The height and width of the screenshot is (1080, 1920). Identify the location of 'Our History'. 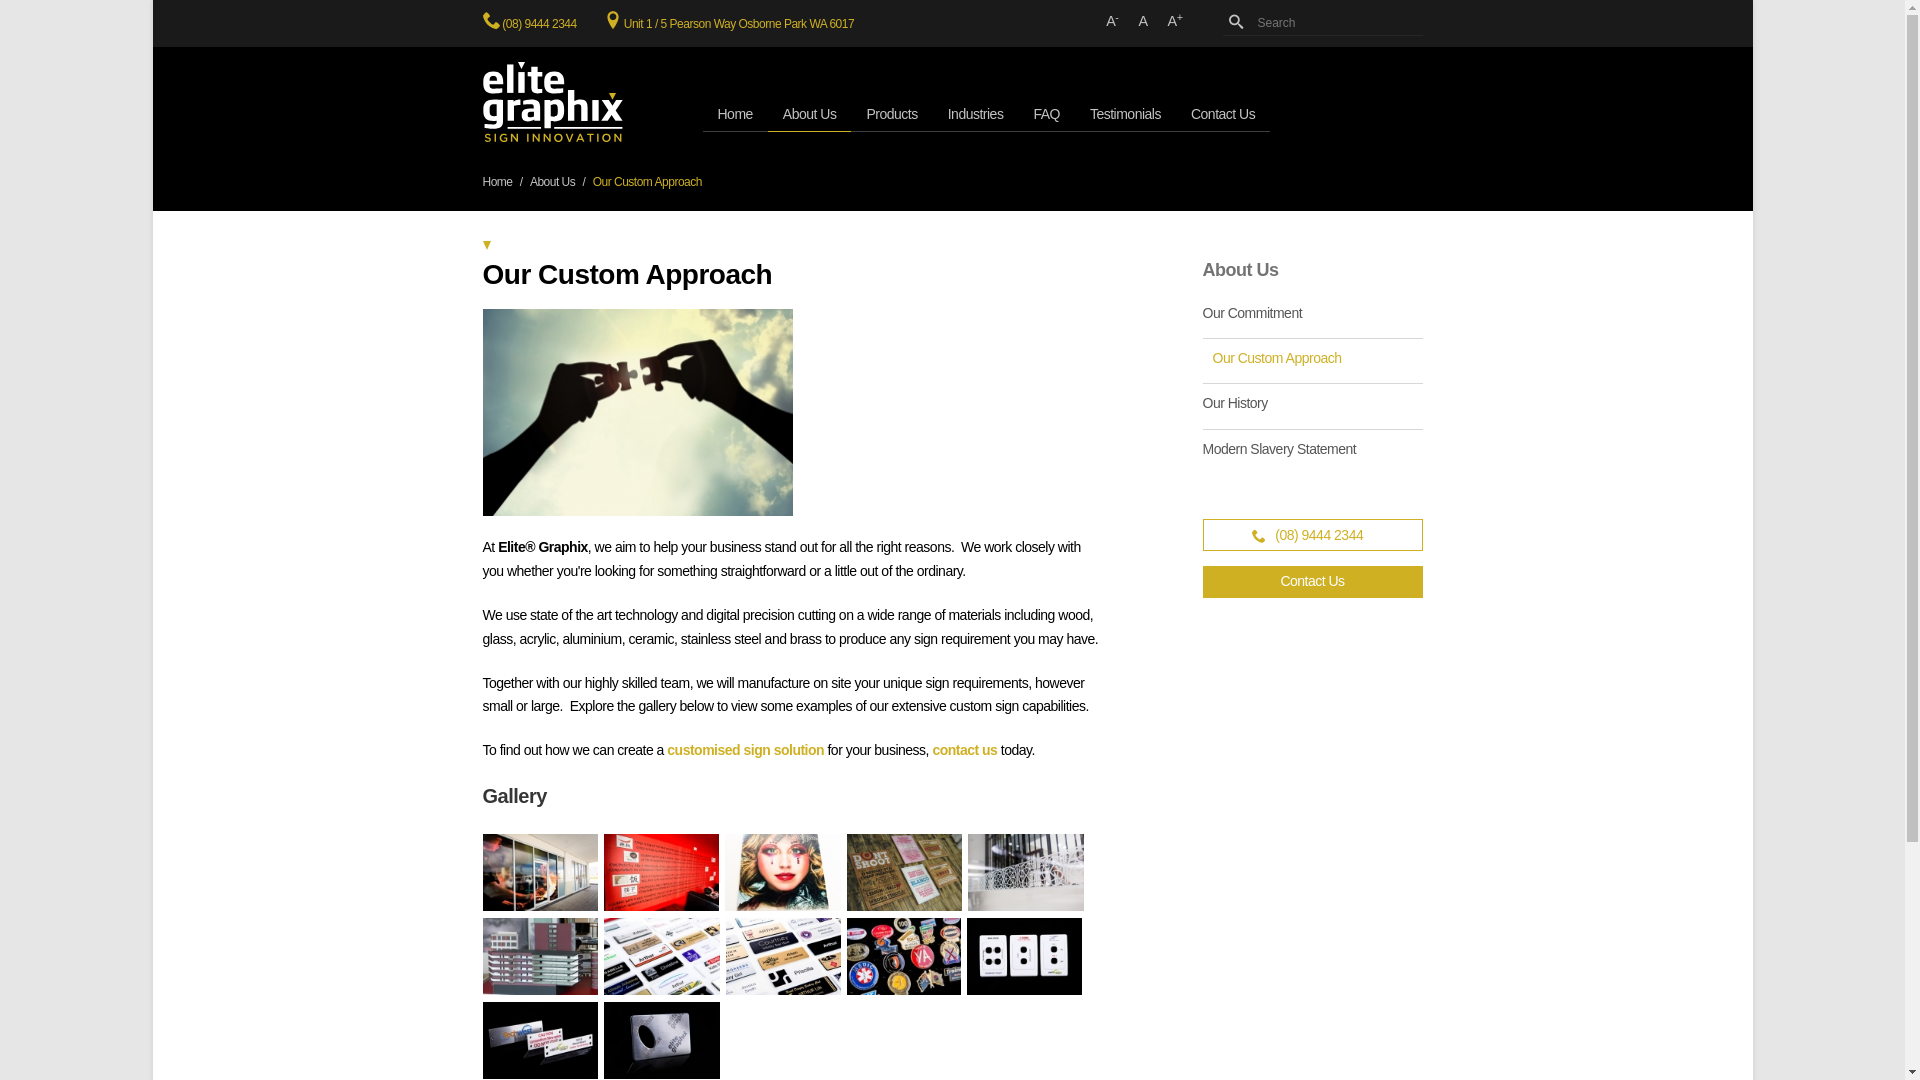
(1200, 402).